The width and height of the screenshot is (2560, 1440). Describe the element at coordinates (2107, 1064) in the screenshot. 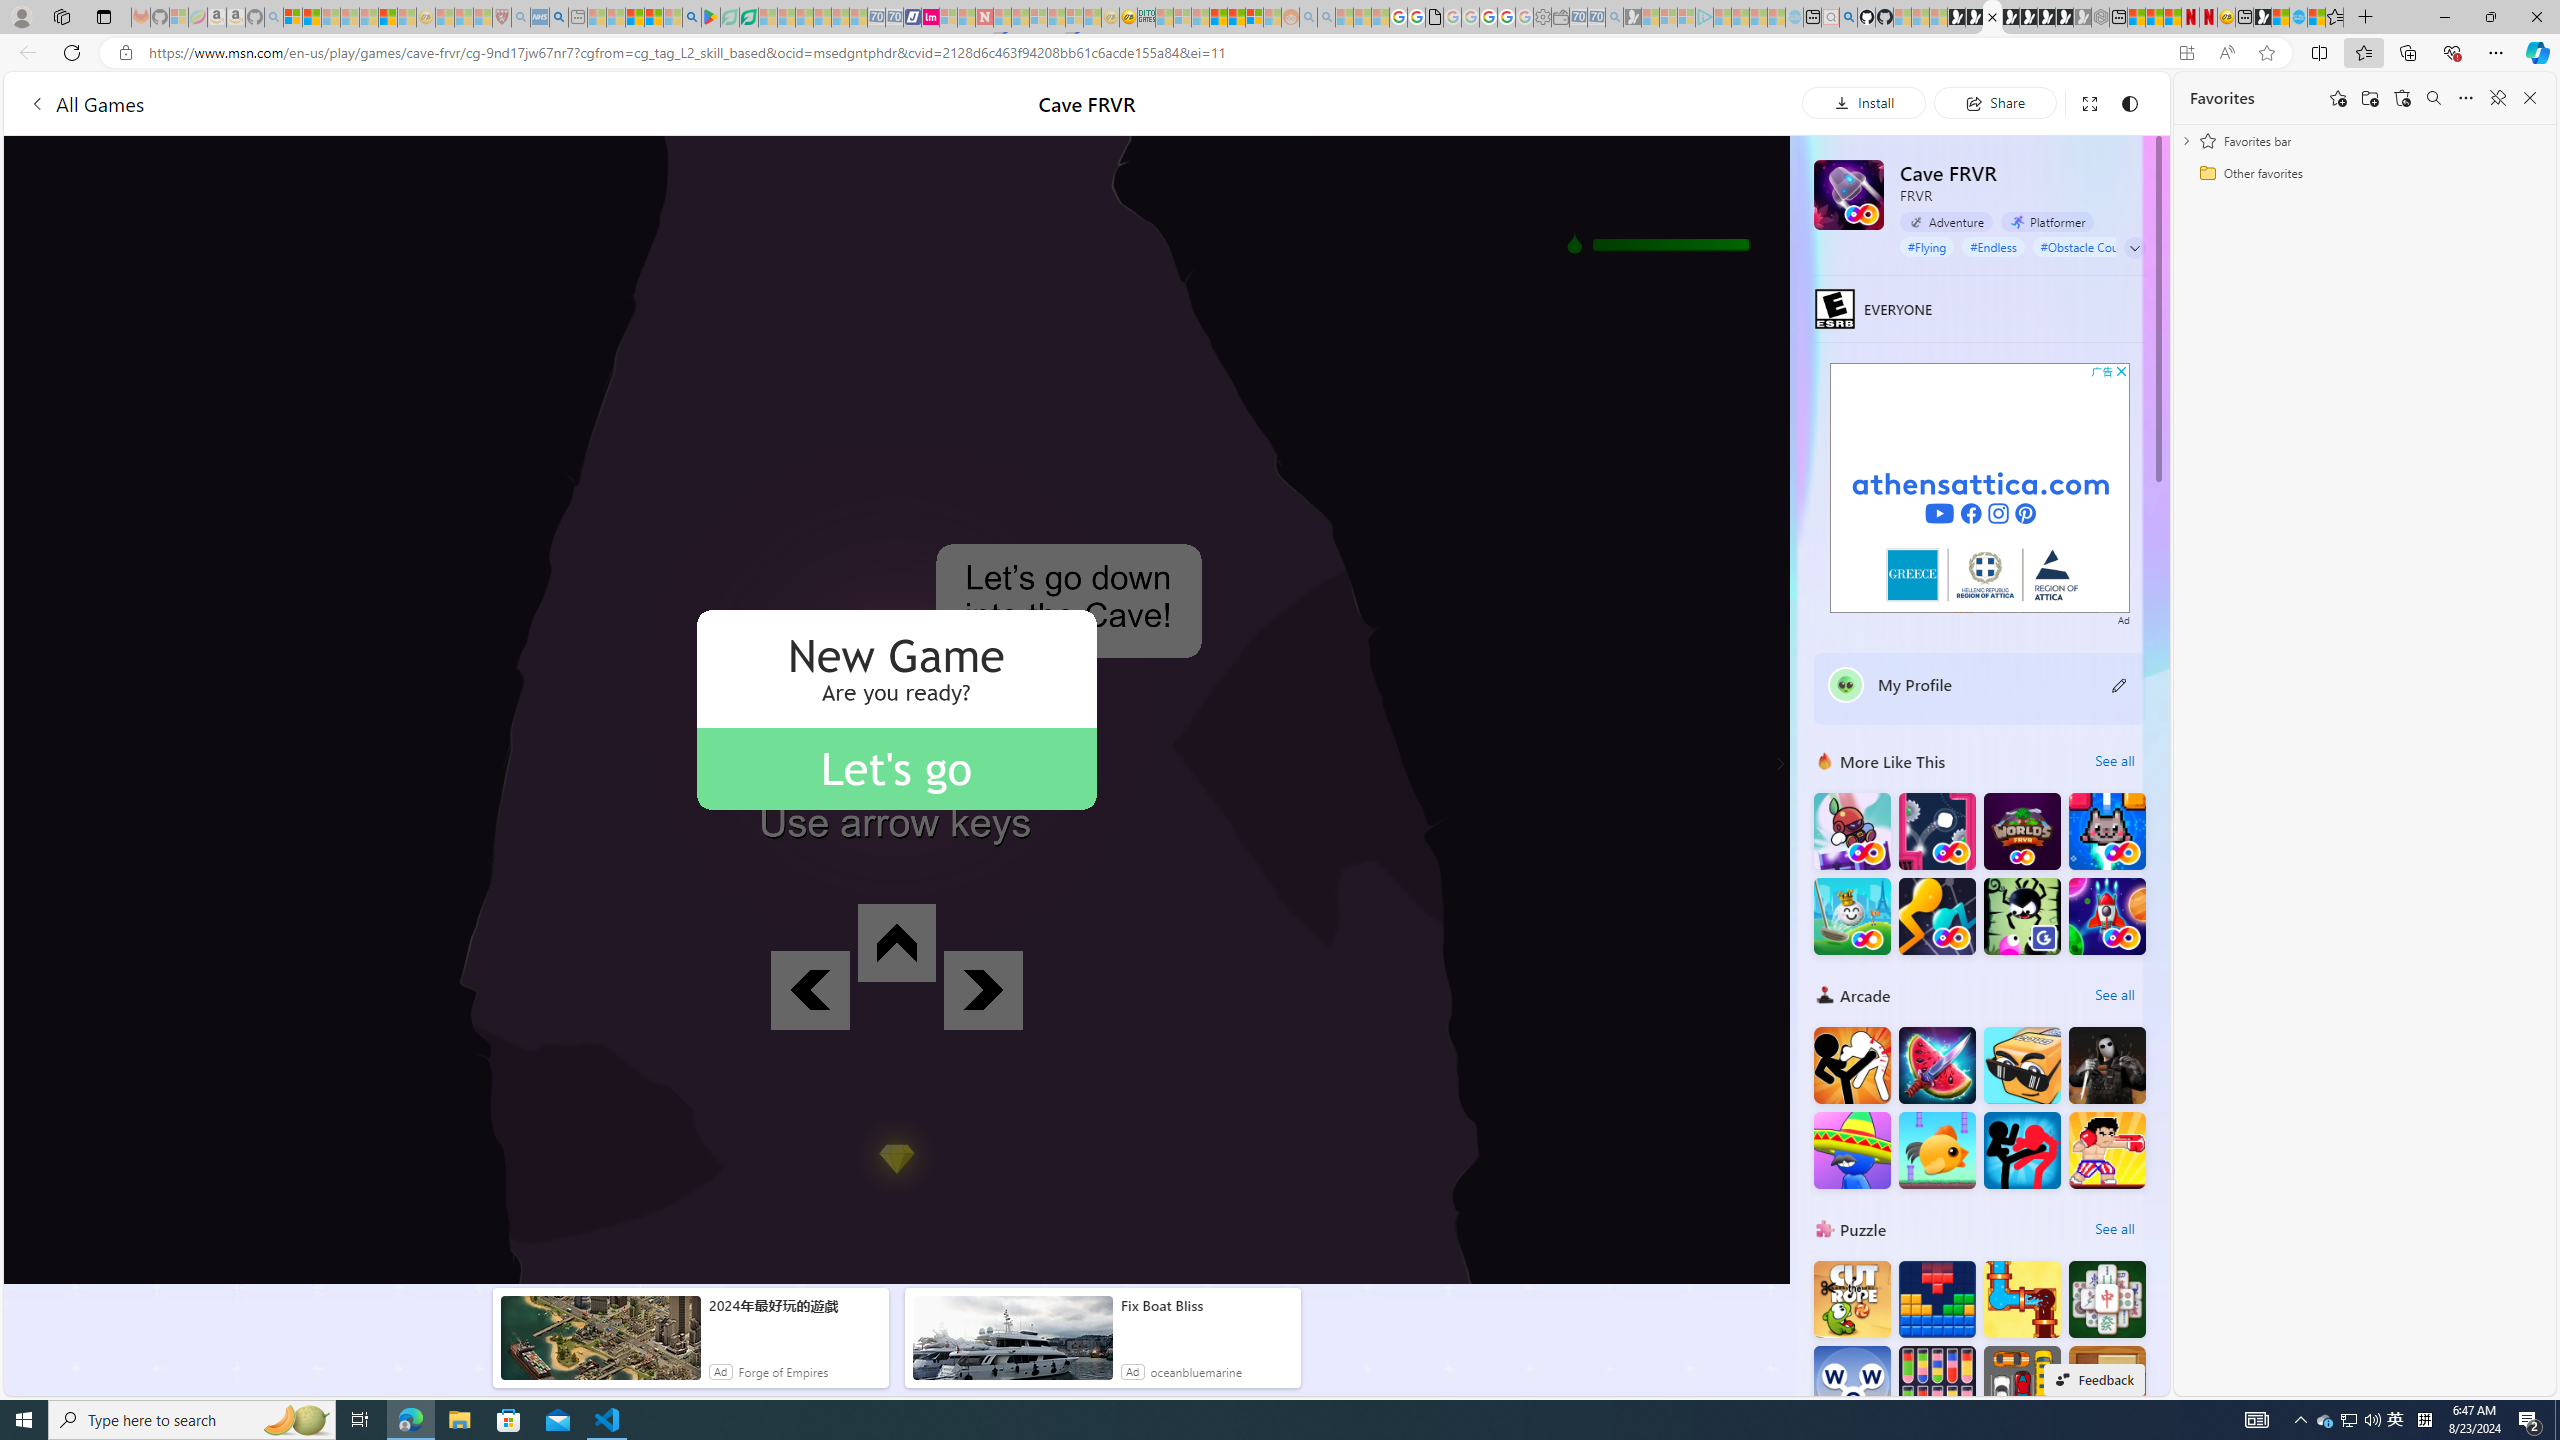

I see `'Hunter Hitman'` at that location.